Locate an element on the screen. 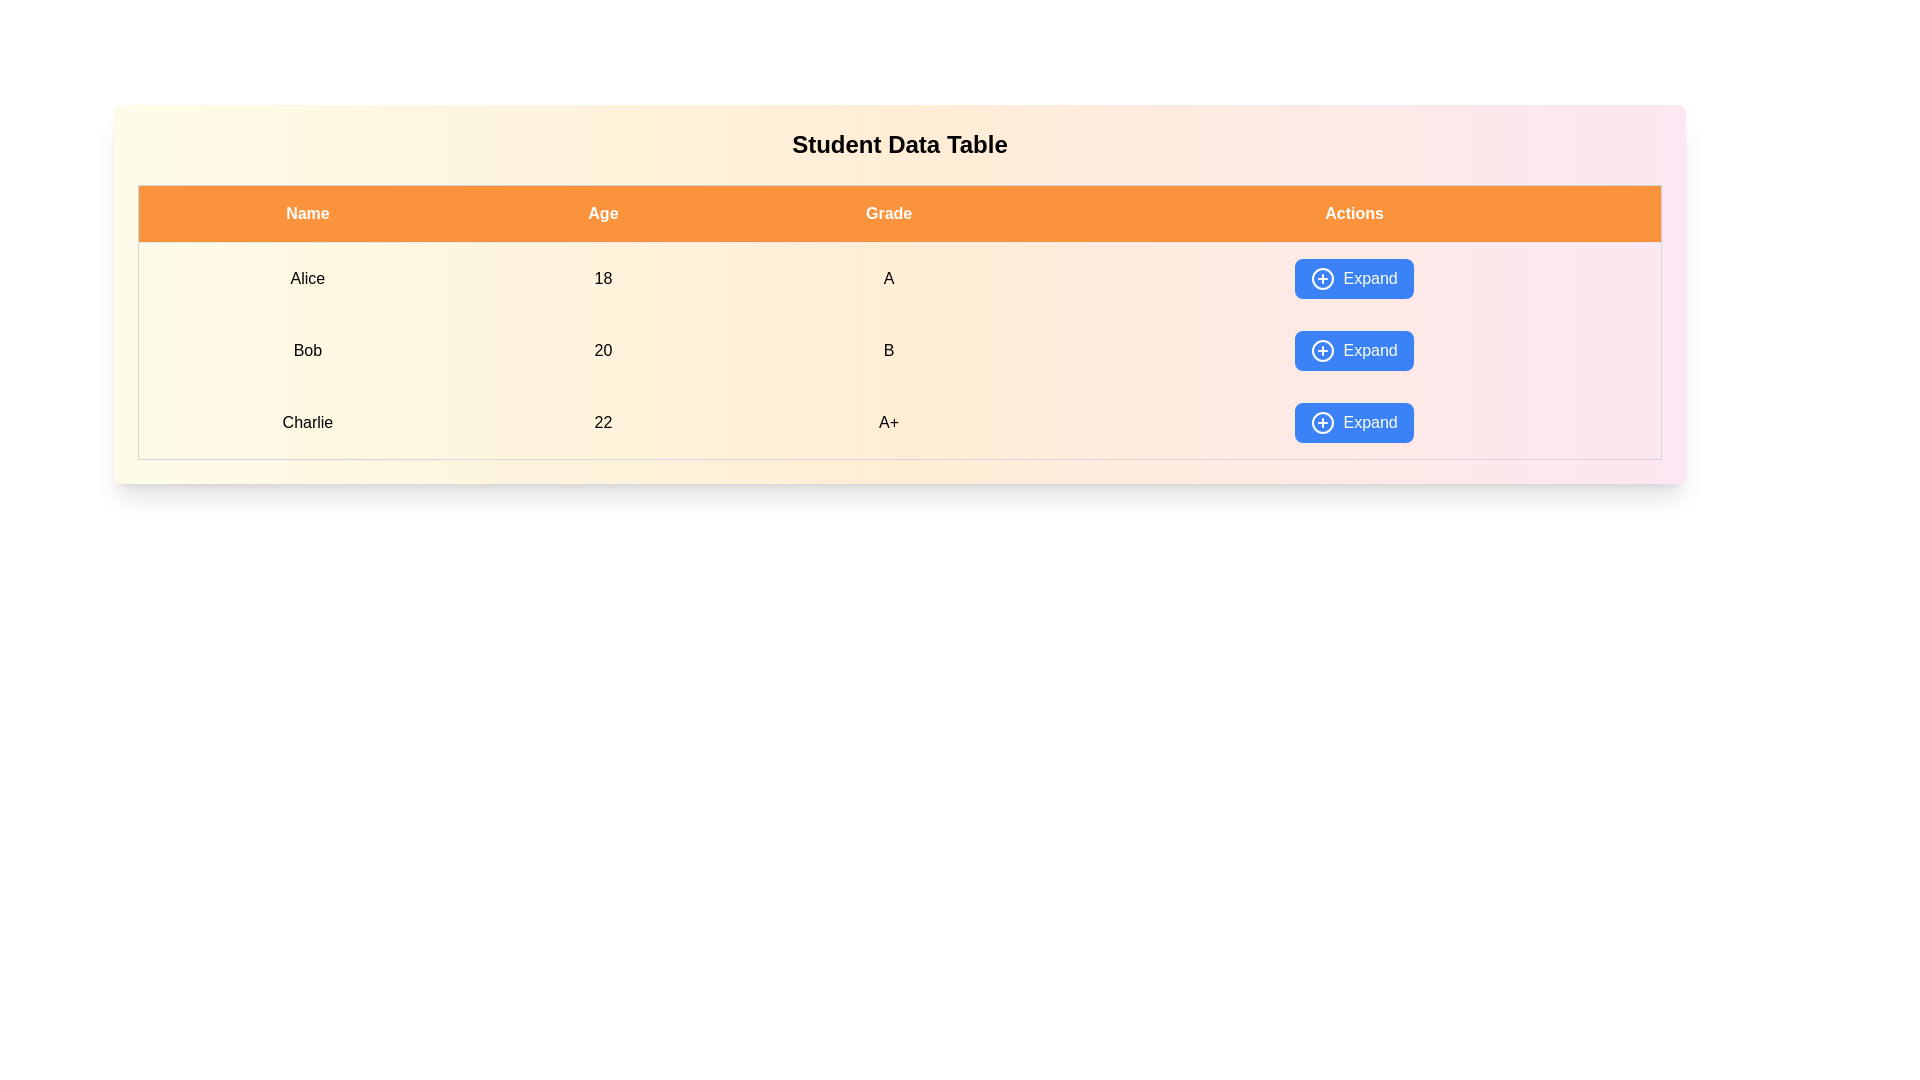  the circular SVG icon with a plus sign, located in the center of the button in the first row of the table under the 'Actions' column is located at coordinates (1323, 278).